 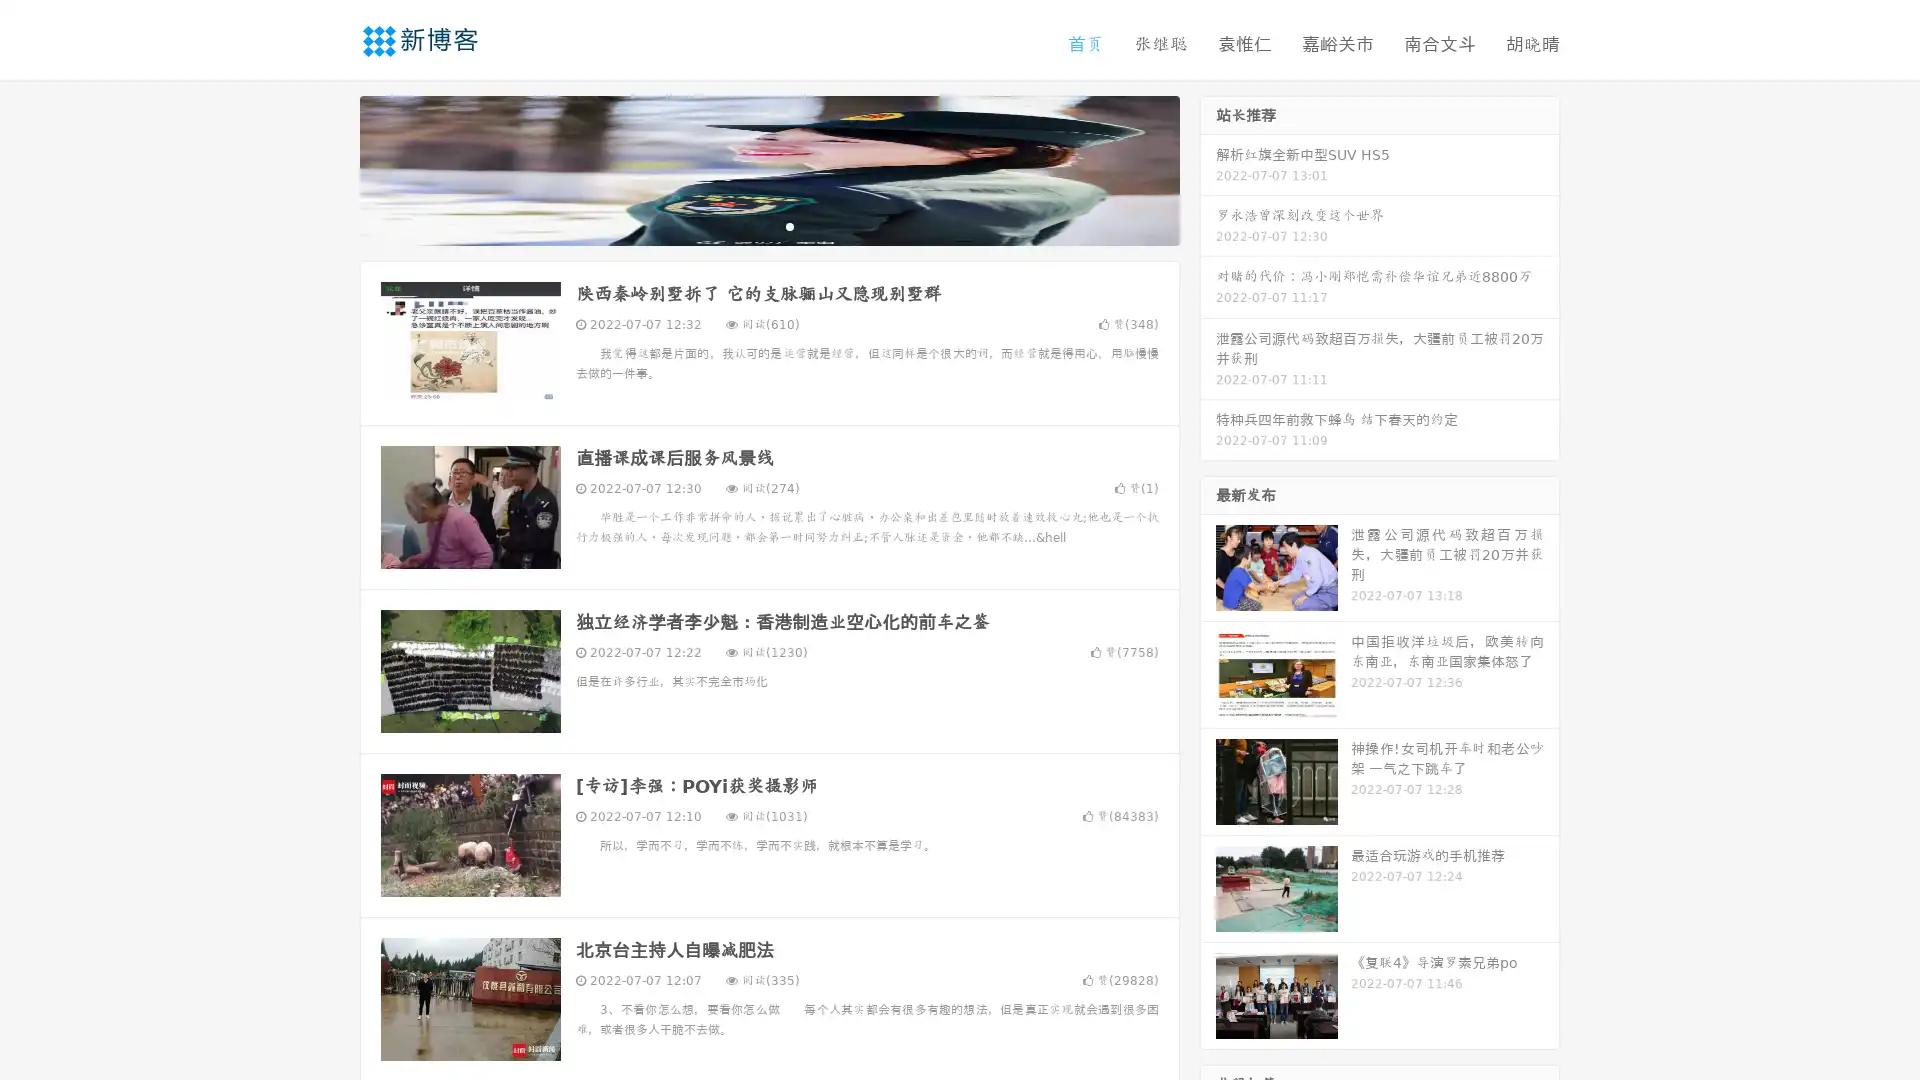 What do you see at coordinates (768, 225) in the screenshot?
I see `Go to slide 2` at bounding box center [768, 225].